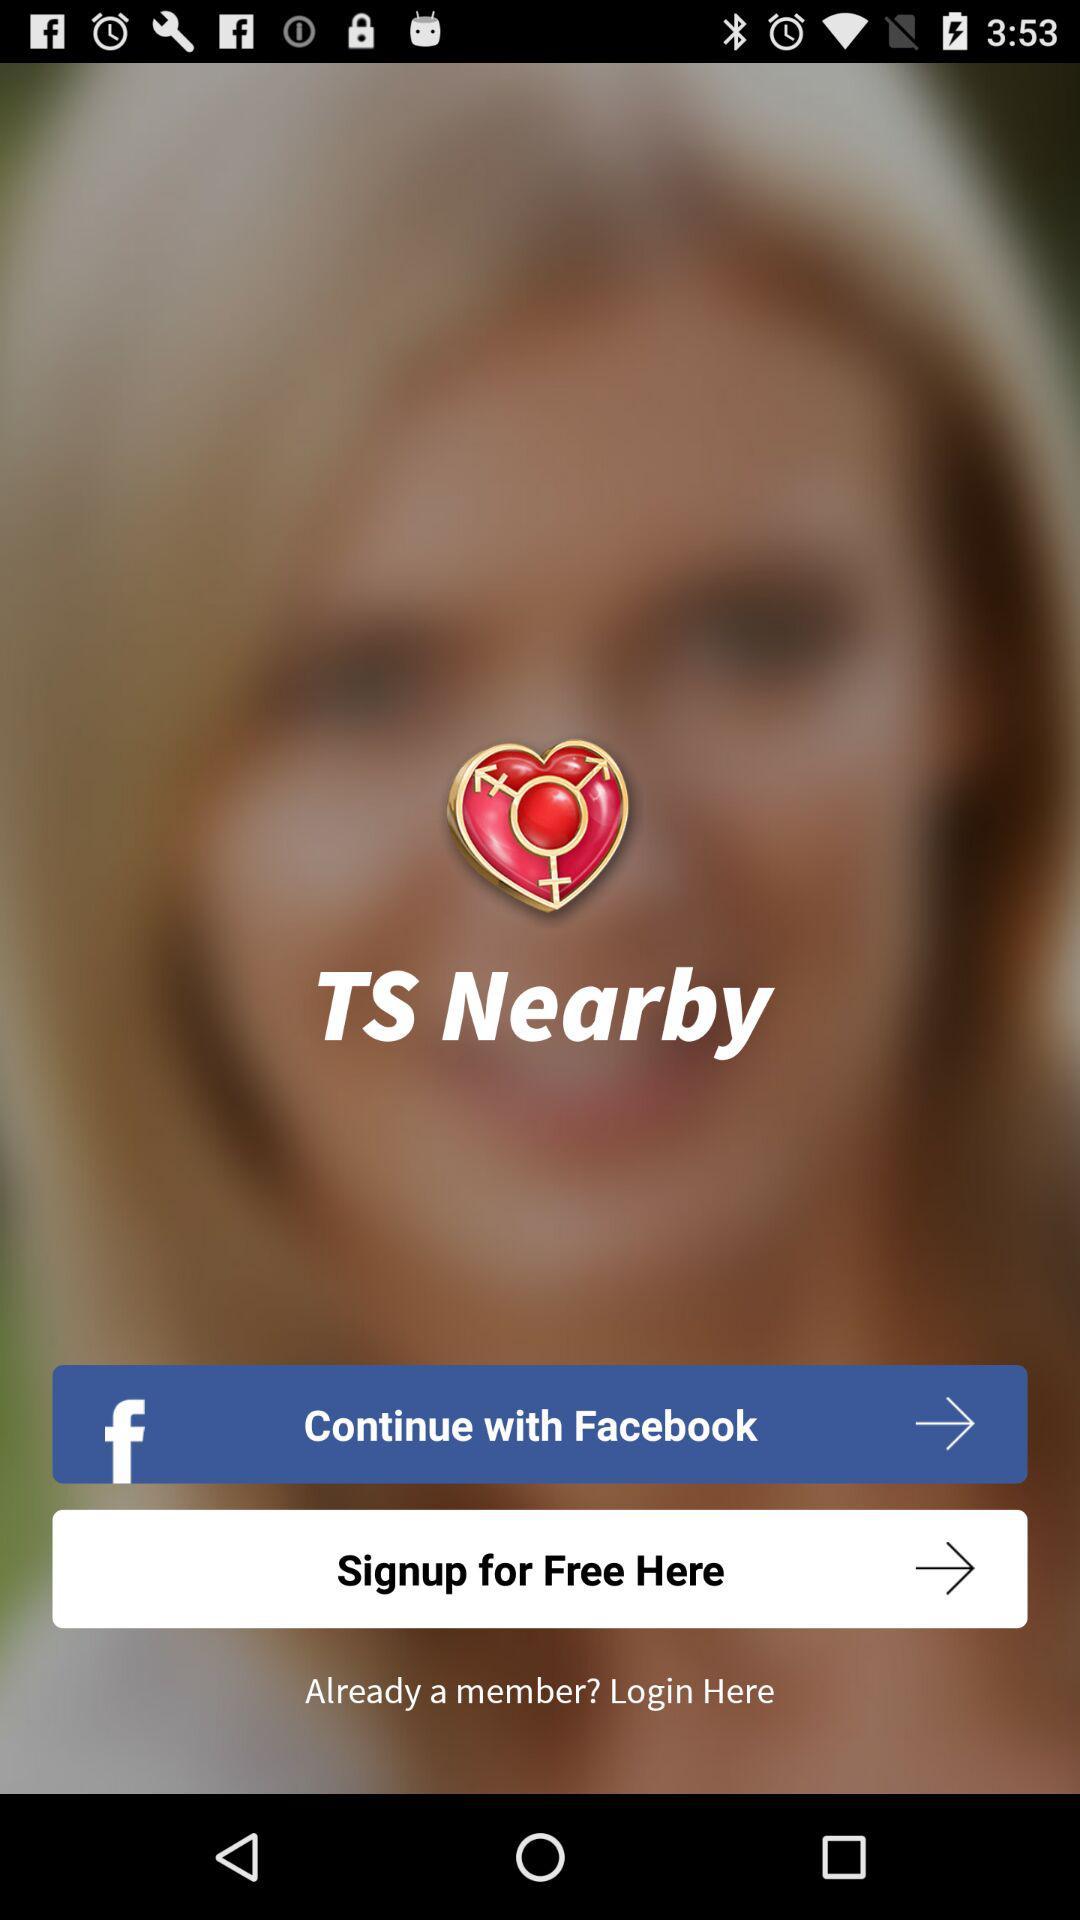 Image resolution: width=1080 pixels, height=1920 pixels. What do you see at coordinates (540, 1568) in the screenshot?
I see `icon below continue with facebook icon` at bounding box center [540, 1568].